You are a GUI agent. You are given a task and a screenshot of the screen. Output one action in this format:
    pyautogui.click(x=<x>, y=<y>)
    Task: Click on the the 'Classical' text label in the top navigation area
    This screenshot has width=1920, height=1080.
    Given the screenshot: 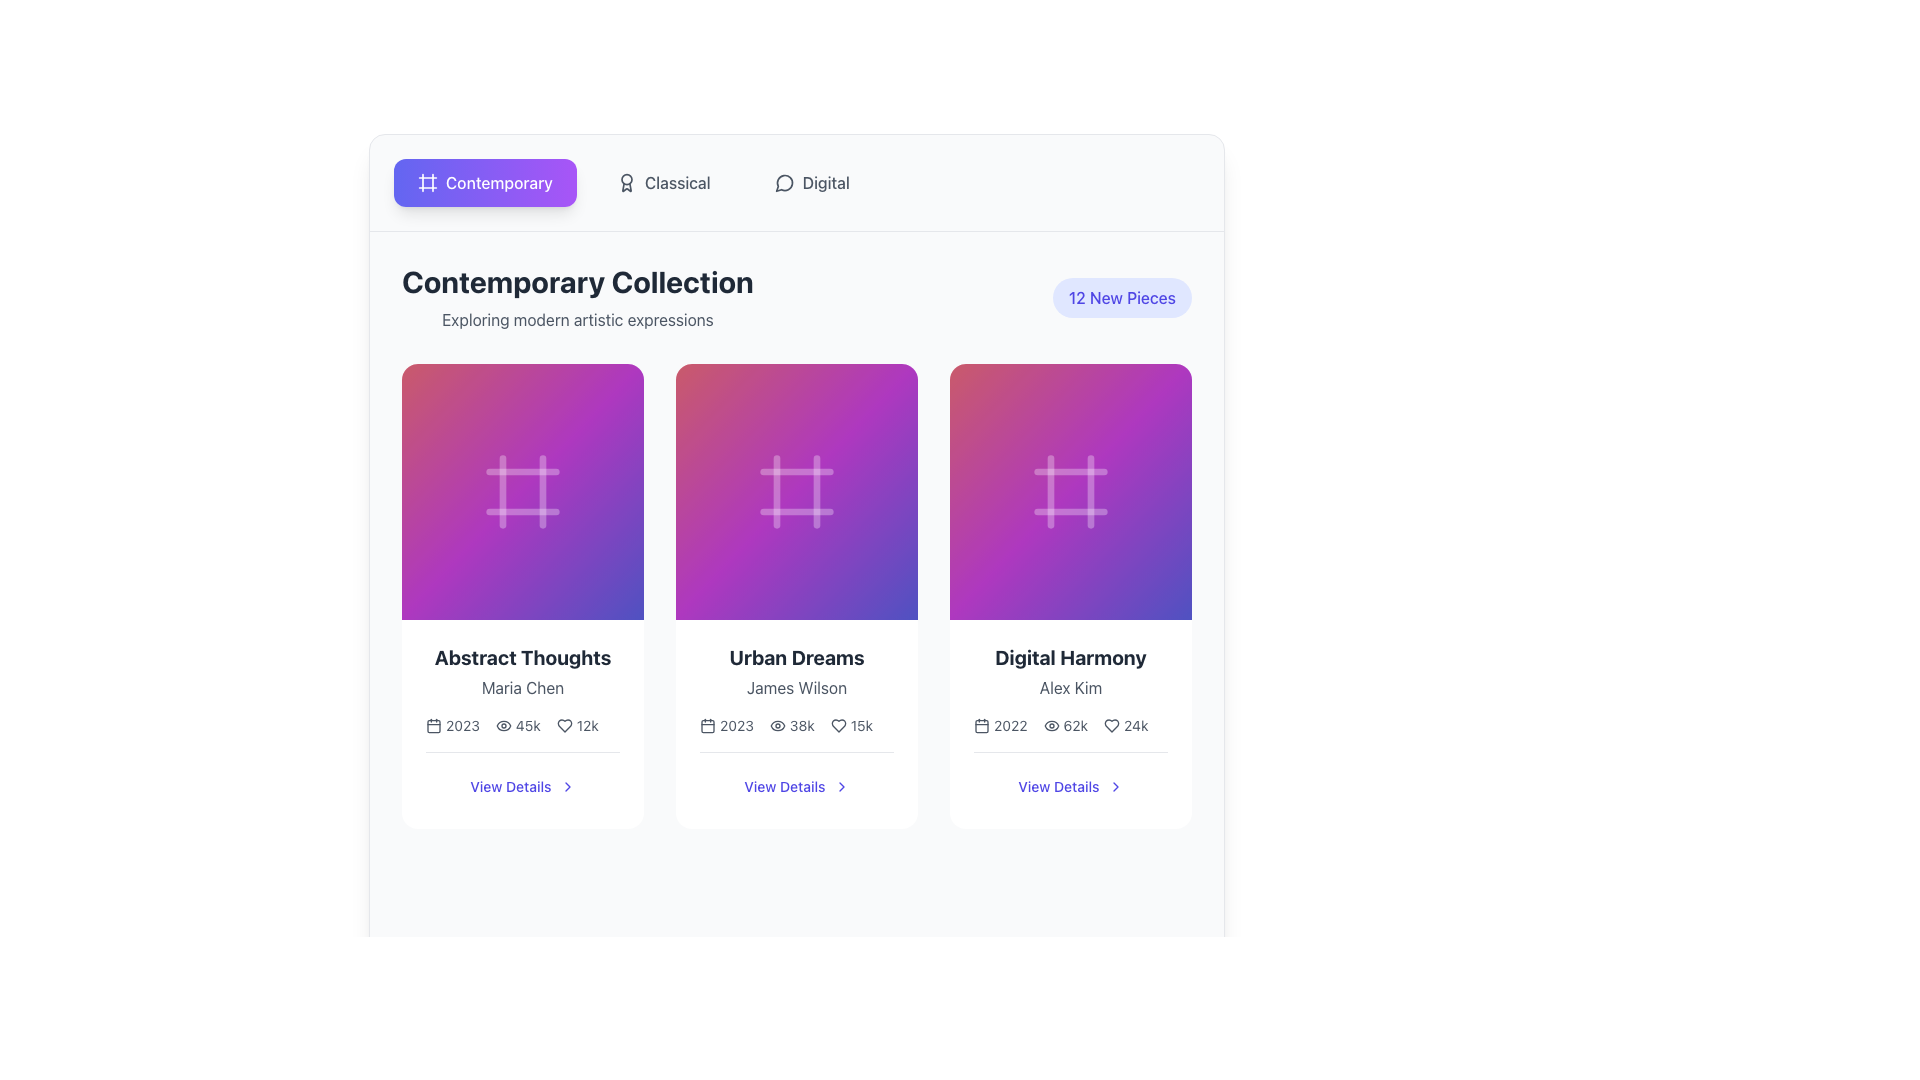 What is the action you would take?
    pyautogui.click(x=677, y=182)
    